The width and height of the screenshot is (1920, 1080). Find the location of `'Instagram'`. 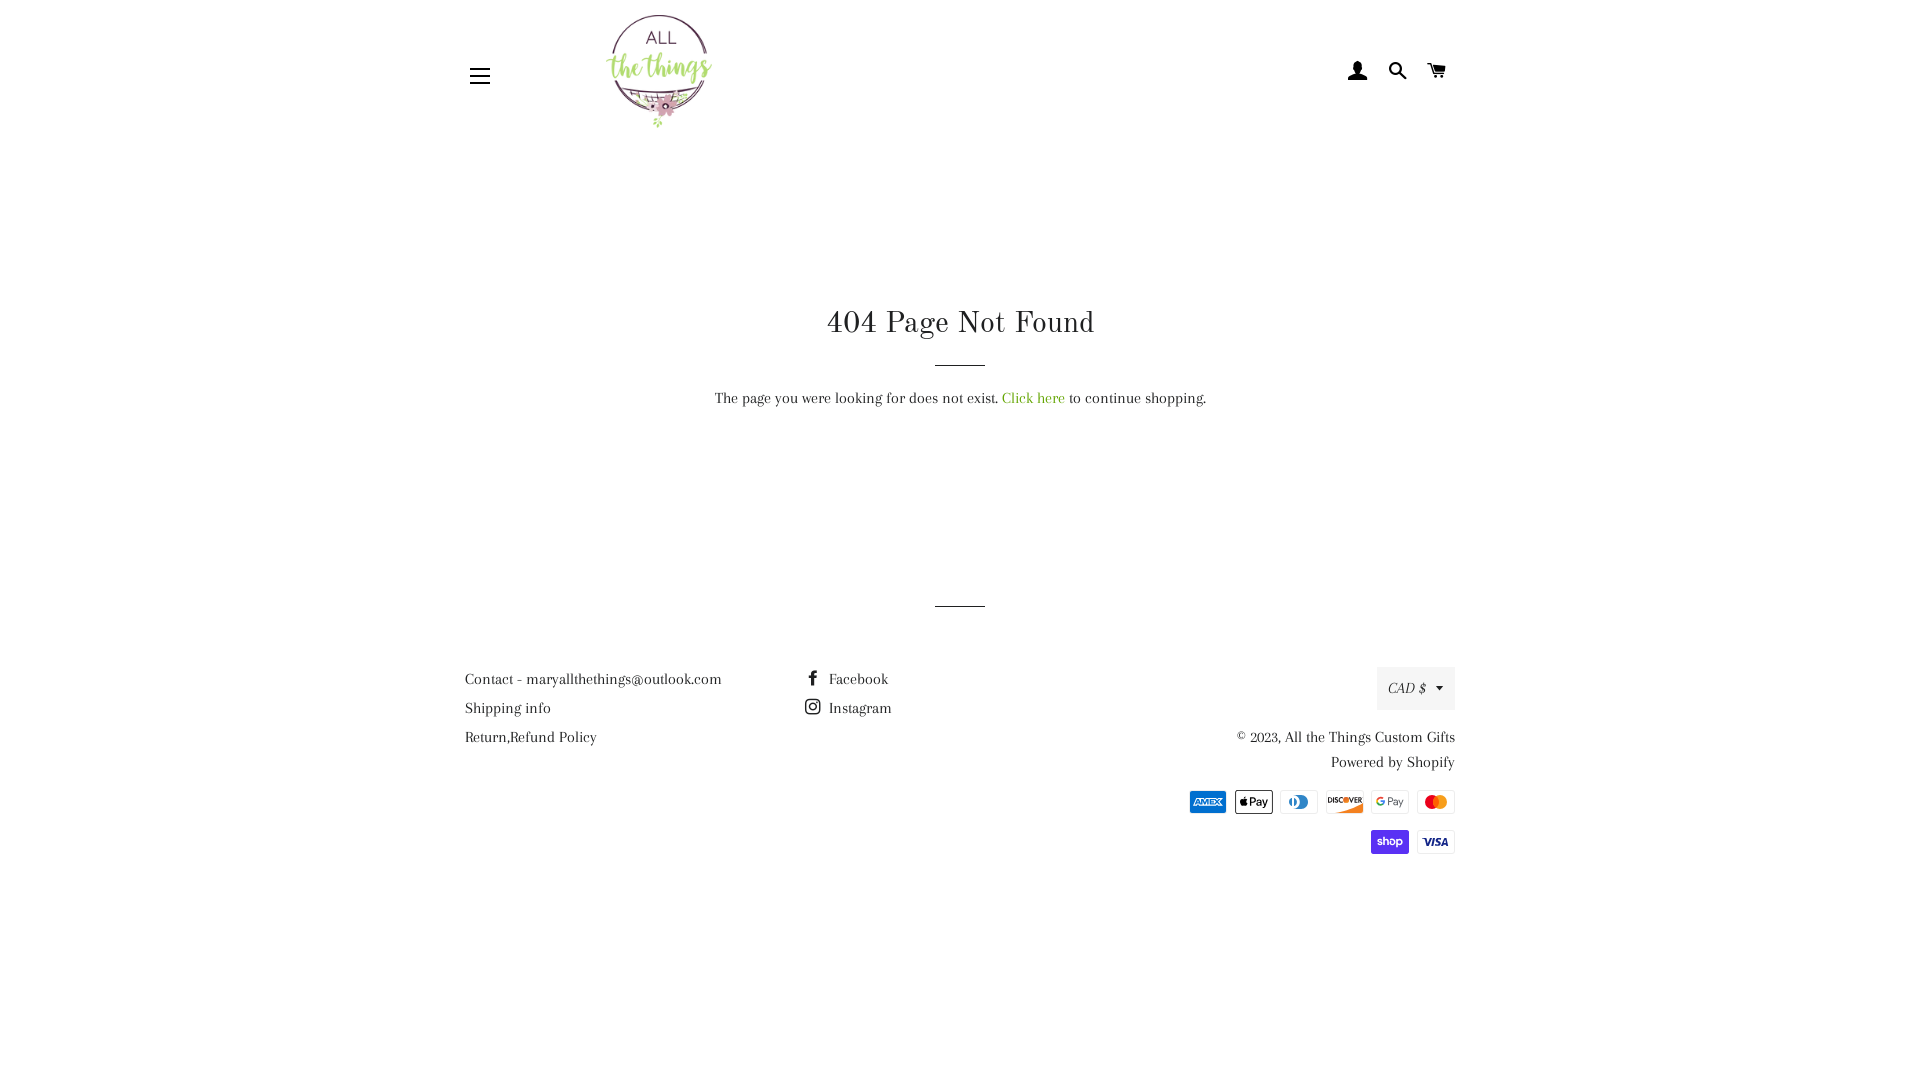

'Instagram' is located at coordinates (805, 707).